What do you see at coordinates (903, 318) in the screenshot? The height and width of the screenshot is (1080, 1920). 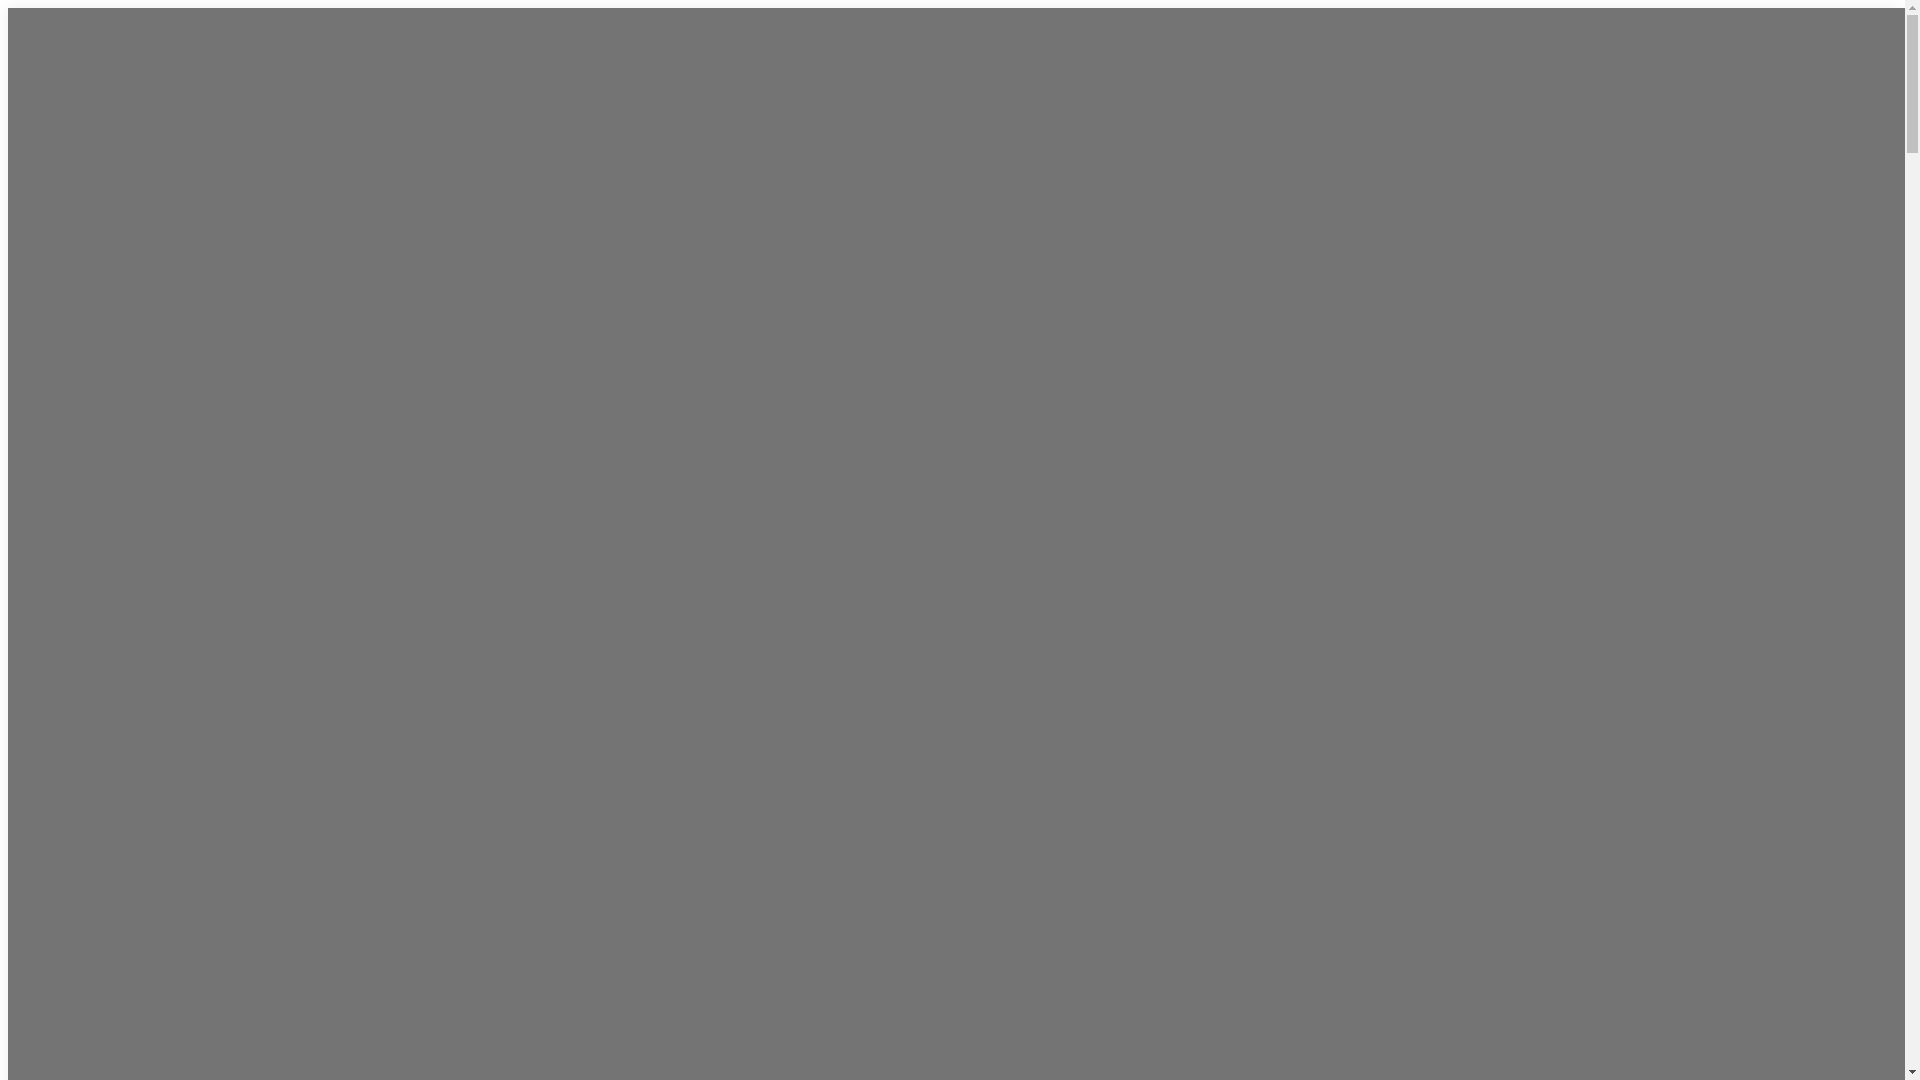 I see `'Easements Lawyers'` at bounding box center [903, 318].